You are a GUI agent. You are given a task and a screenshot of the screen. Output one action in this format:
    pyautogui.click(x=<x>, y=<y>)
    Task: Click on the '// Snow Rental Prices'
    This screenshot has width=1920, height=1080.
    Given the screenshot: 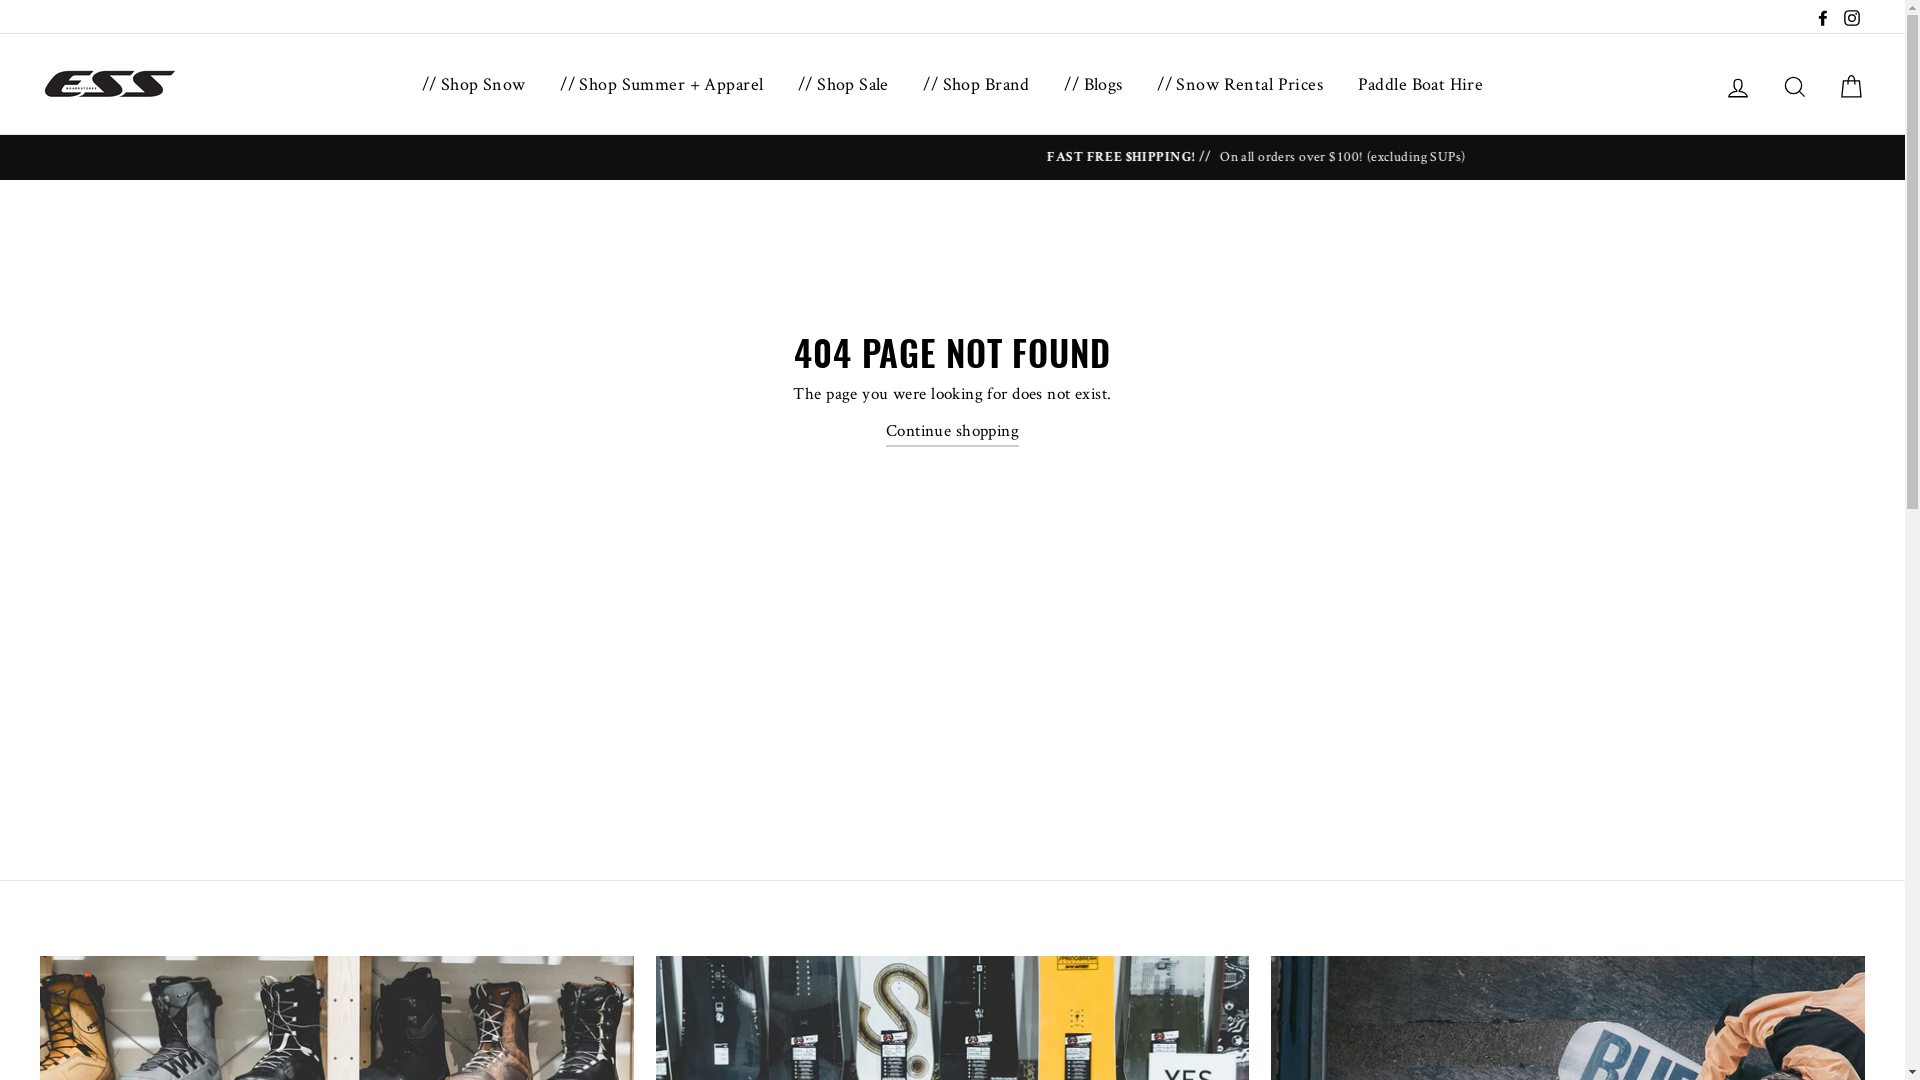 What is the action you would take?
    pyautogui.click(x=1238, y=83)
    